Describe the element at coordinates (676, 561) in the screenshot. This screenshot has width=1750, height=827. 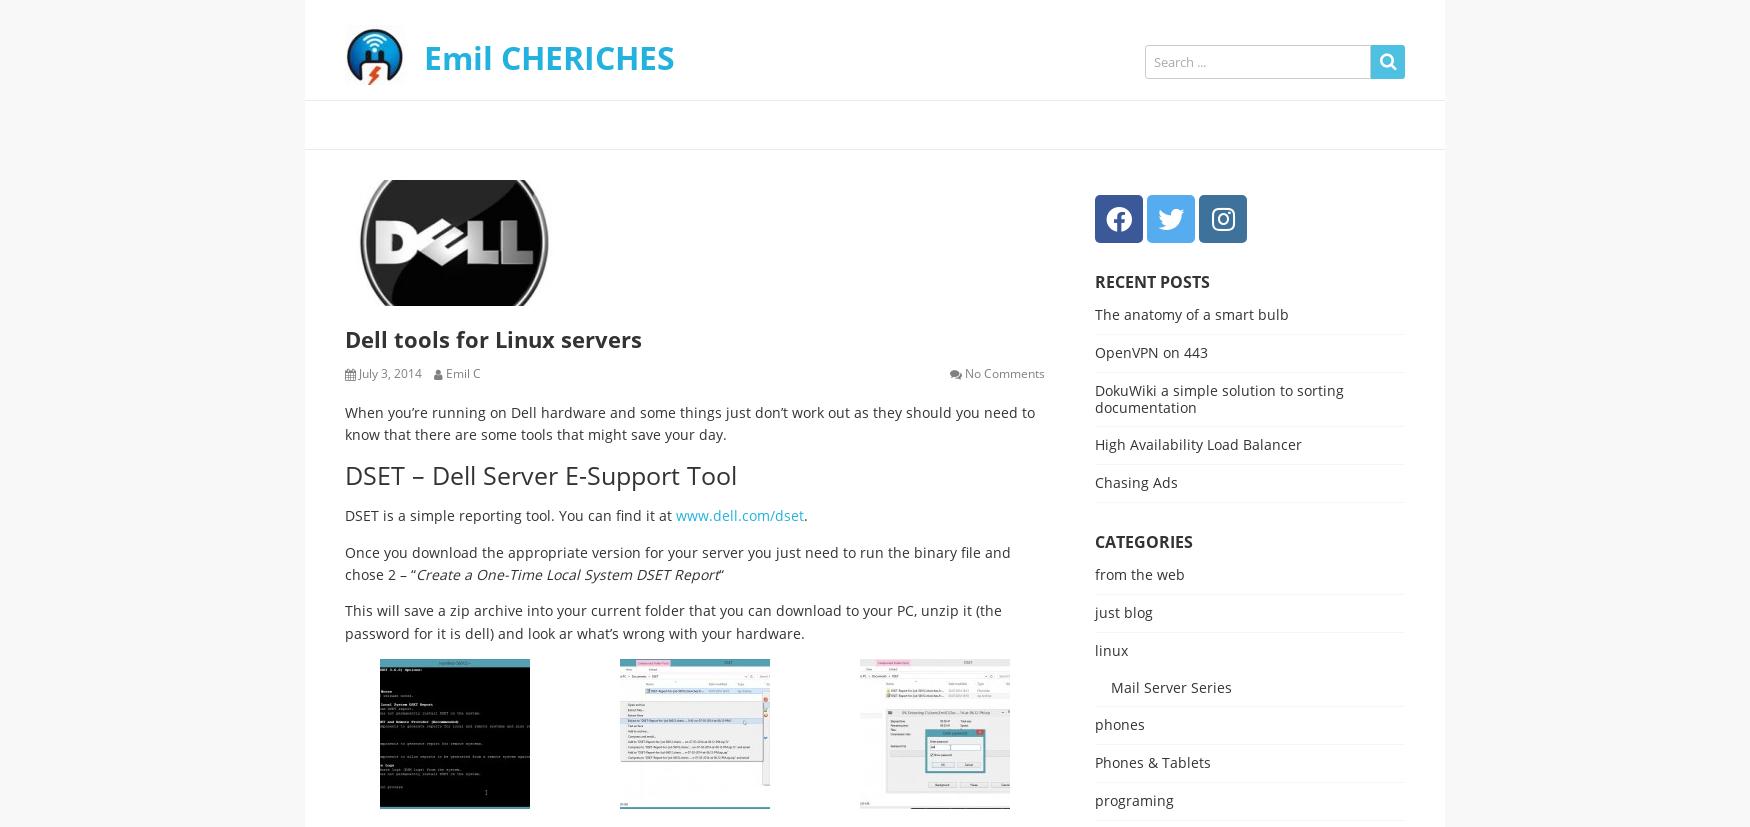
I see `'Once you download the appropriate version for your server you just need to run the binary file and chose 2 – “'` at that location.